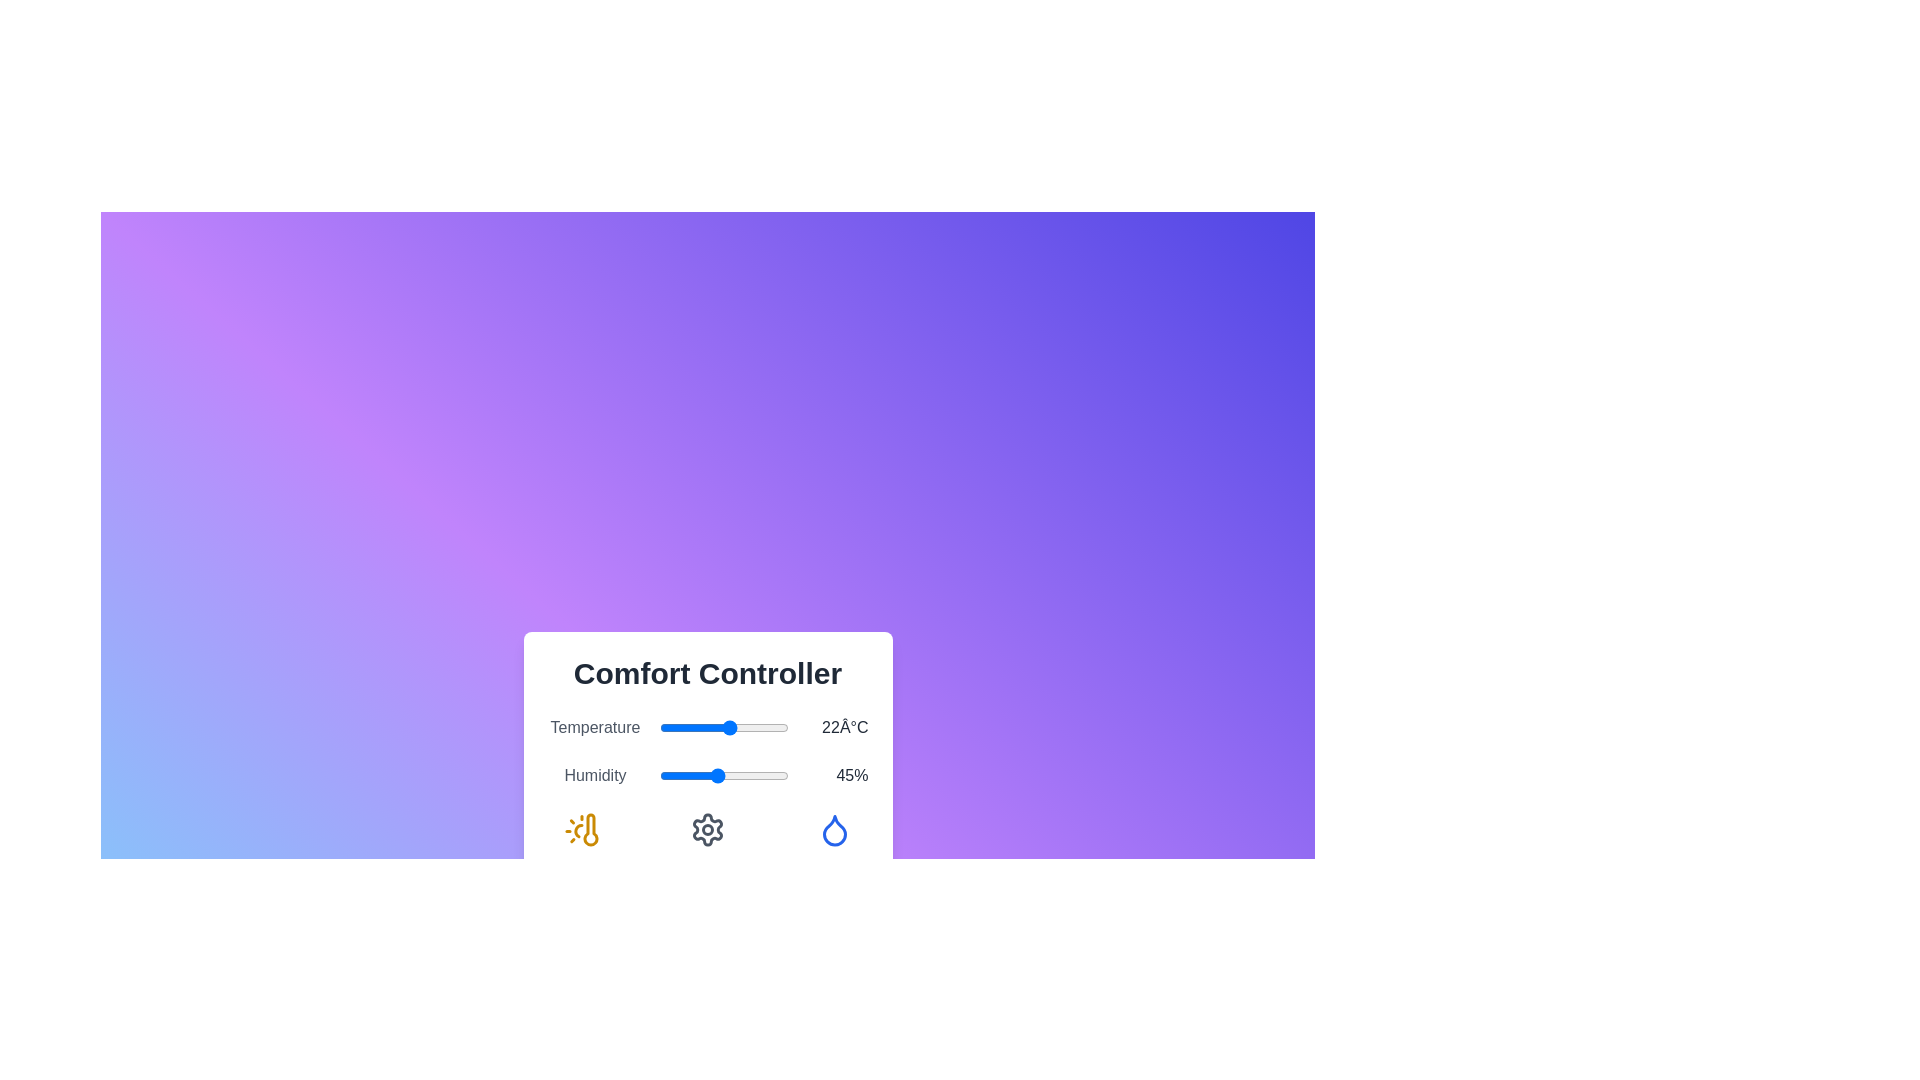 This screenshot has width=1920, height=1080. What do you see at coordinates (834, 829) in the screenshot?
I see `the droplet icon to interact with the humidity feature` at bounding box center [834, 829].